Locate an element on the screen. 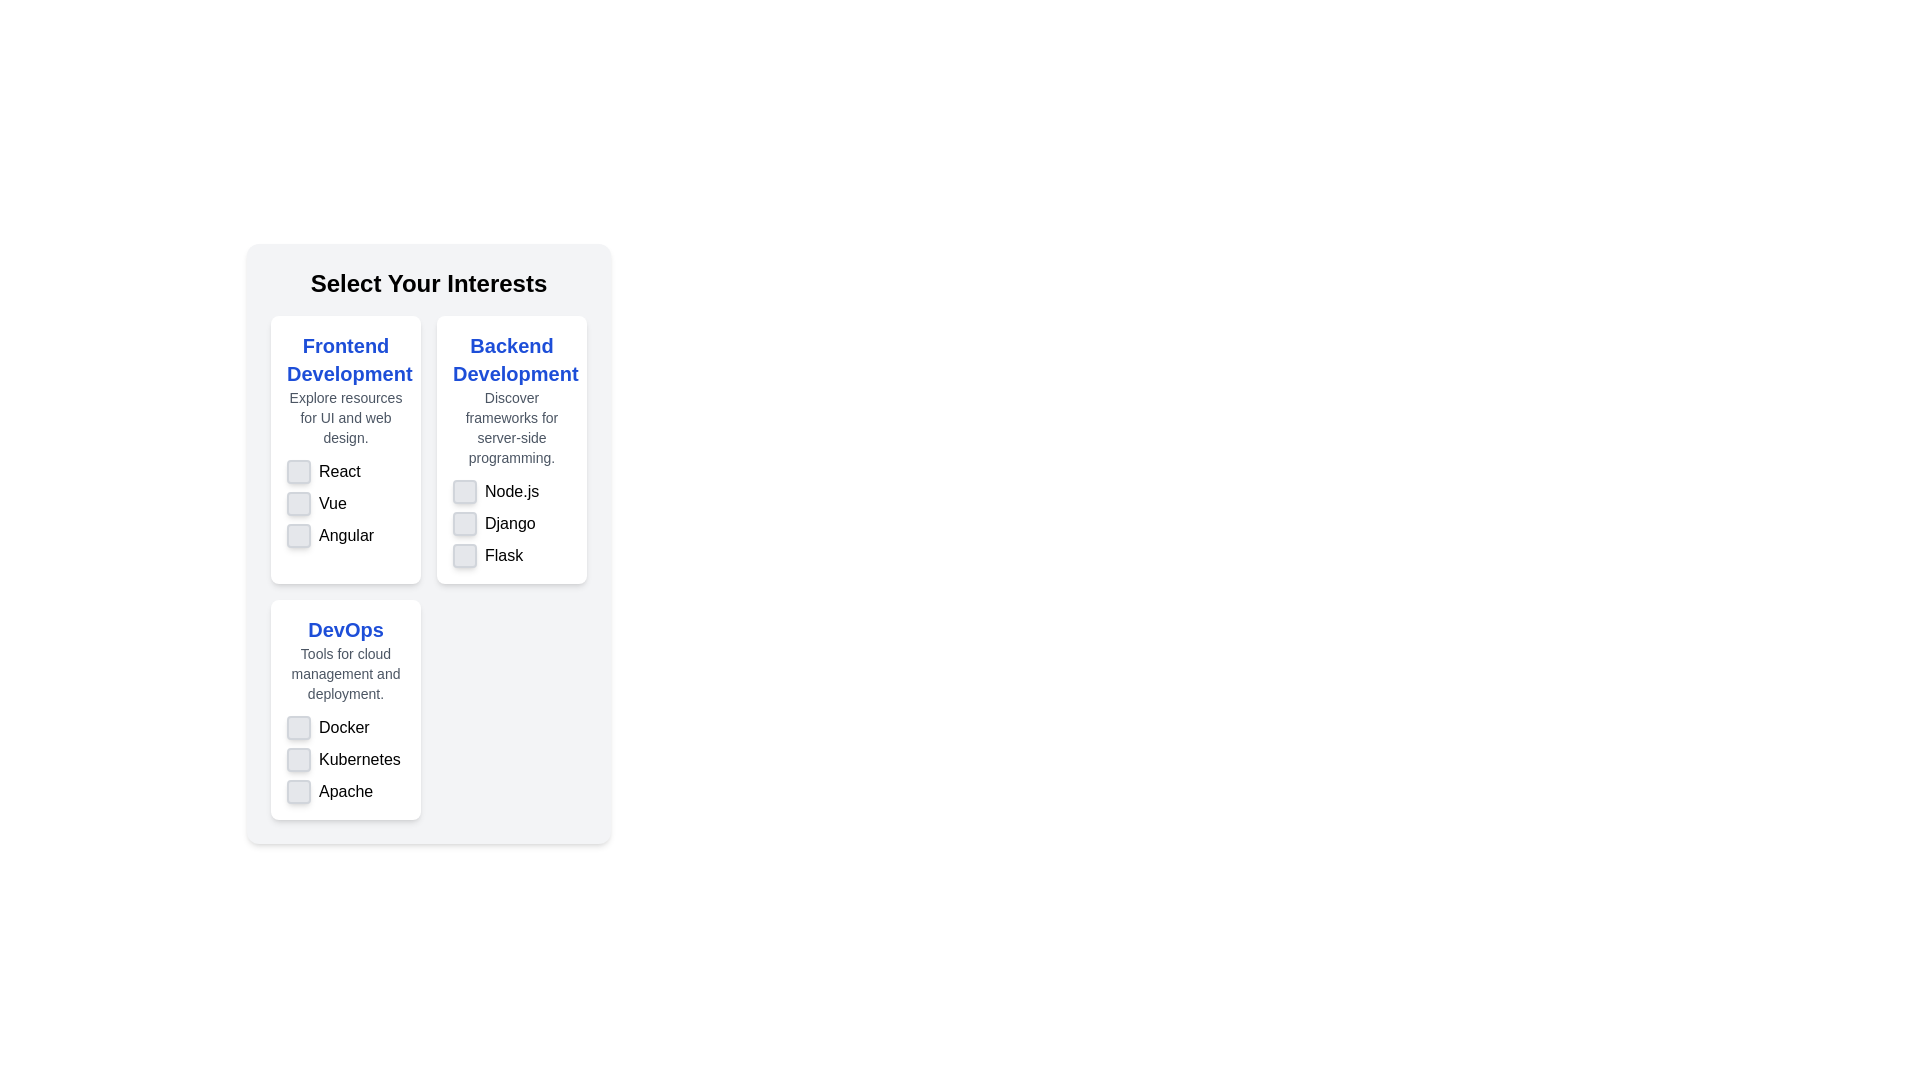 The image size is (1920, 1080). the 'DevOps' title text label located at the top center of the 'DevOps' card, which provides a heading for the associated content and options below is located at coordinates (345, 628).